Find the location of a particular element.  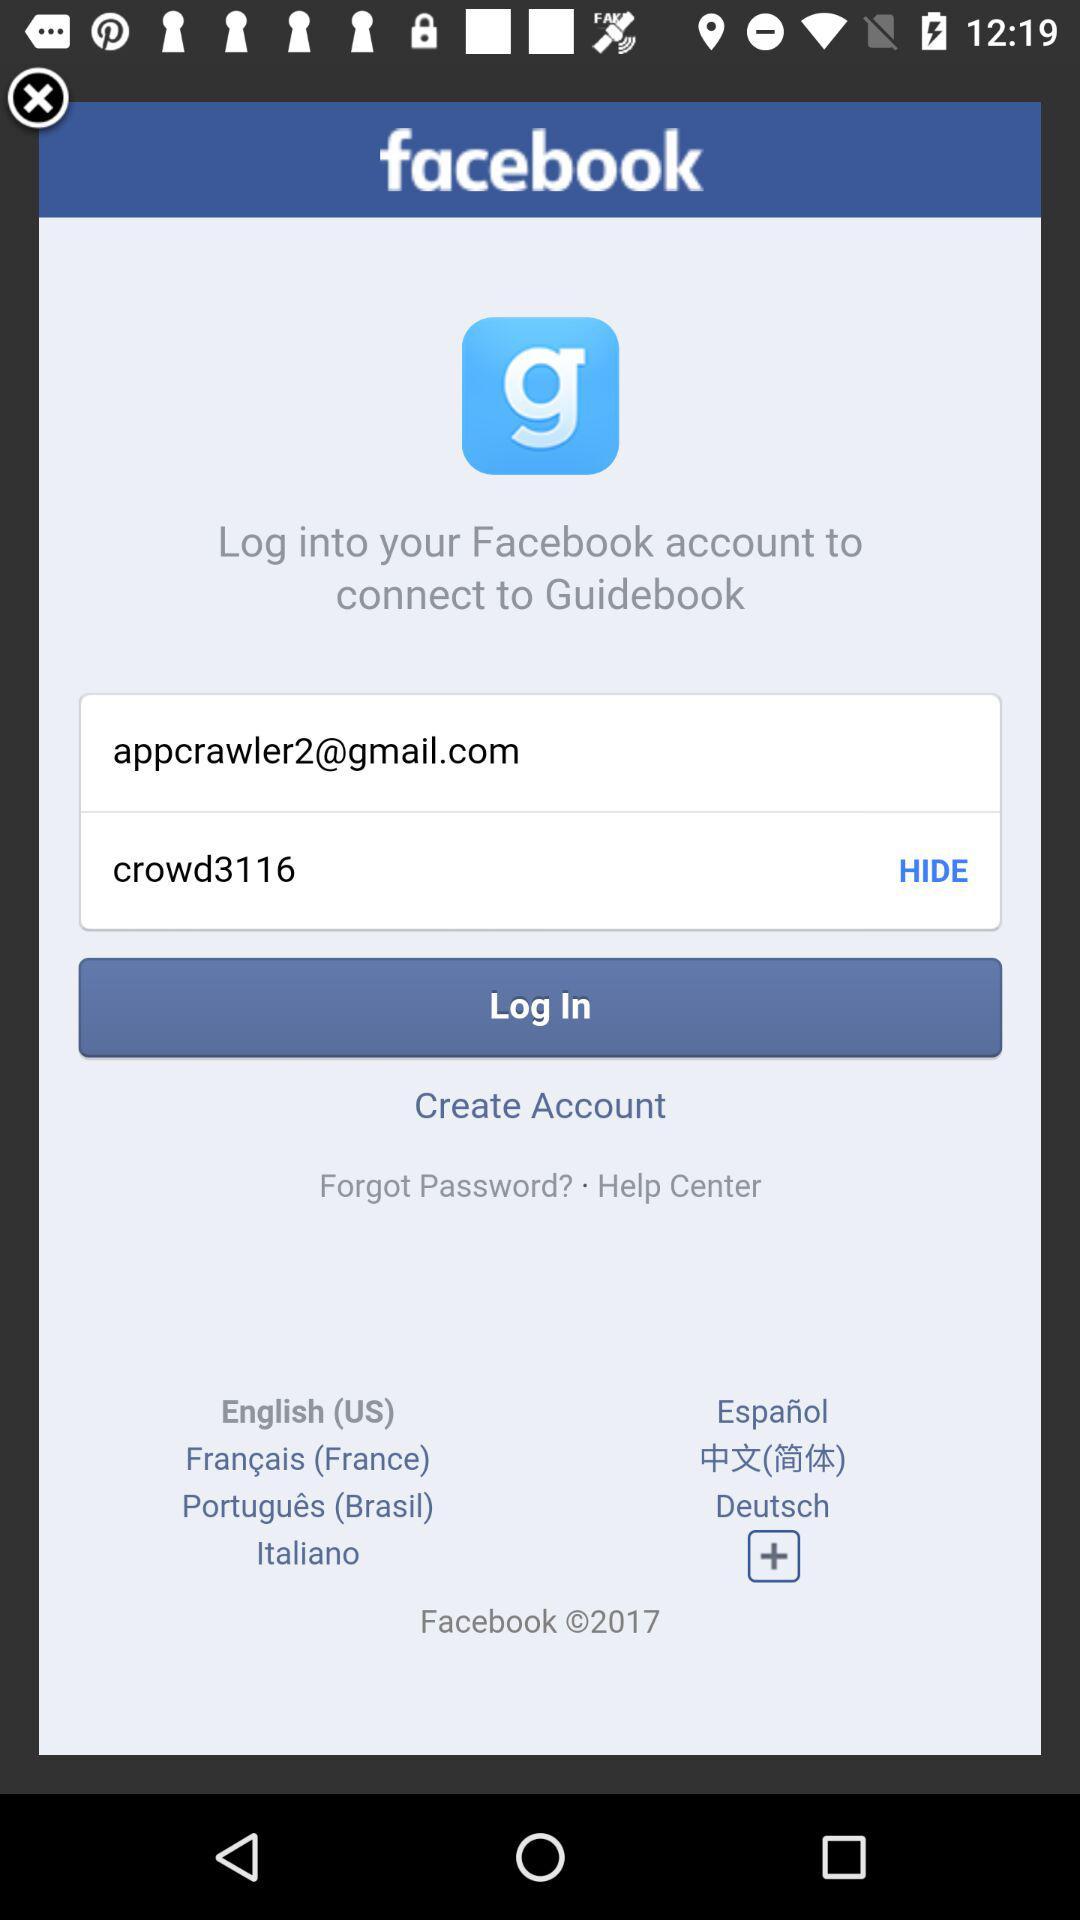

exit element is located at coordinates (38, 100).